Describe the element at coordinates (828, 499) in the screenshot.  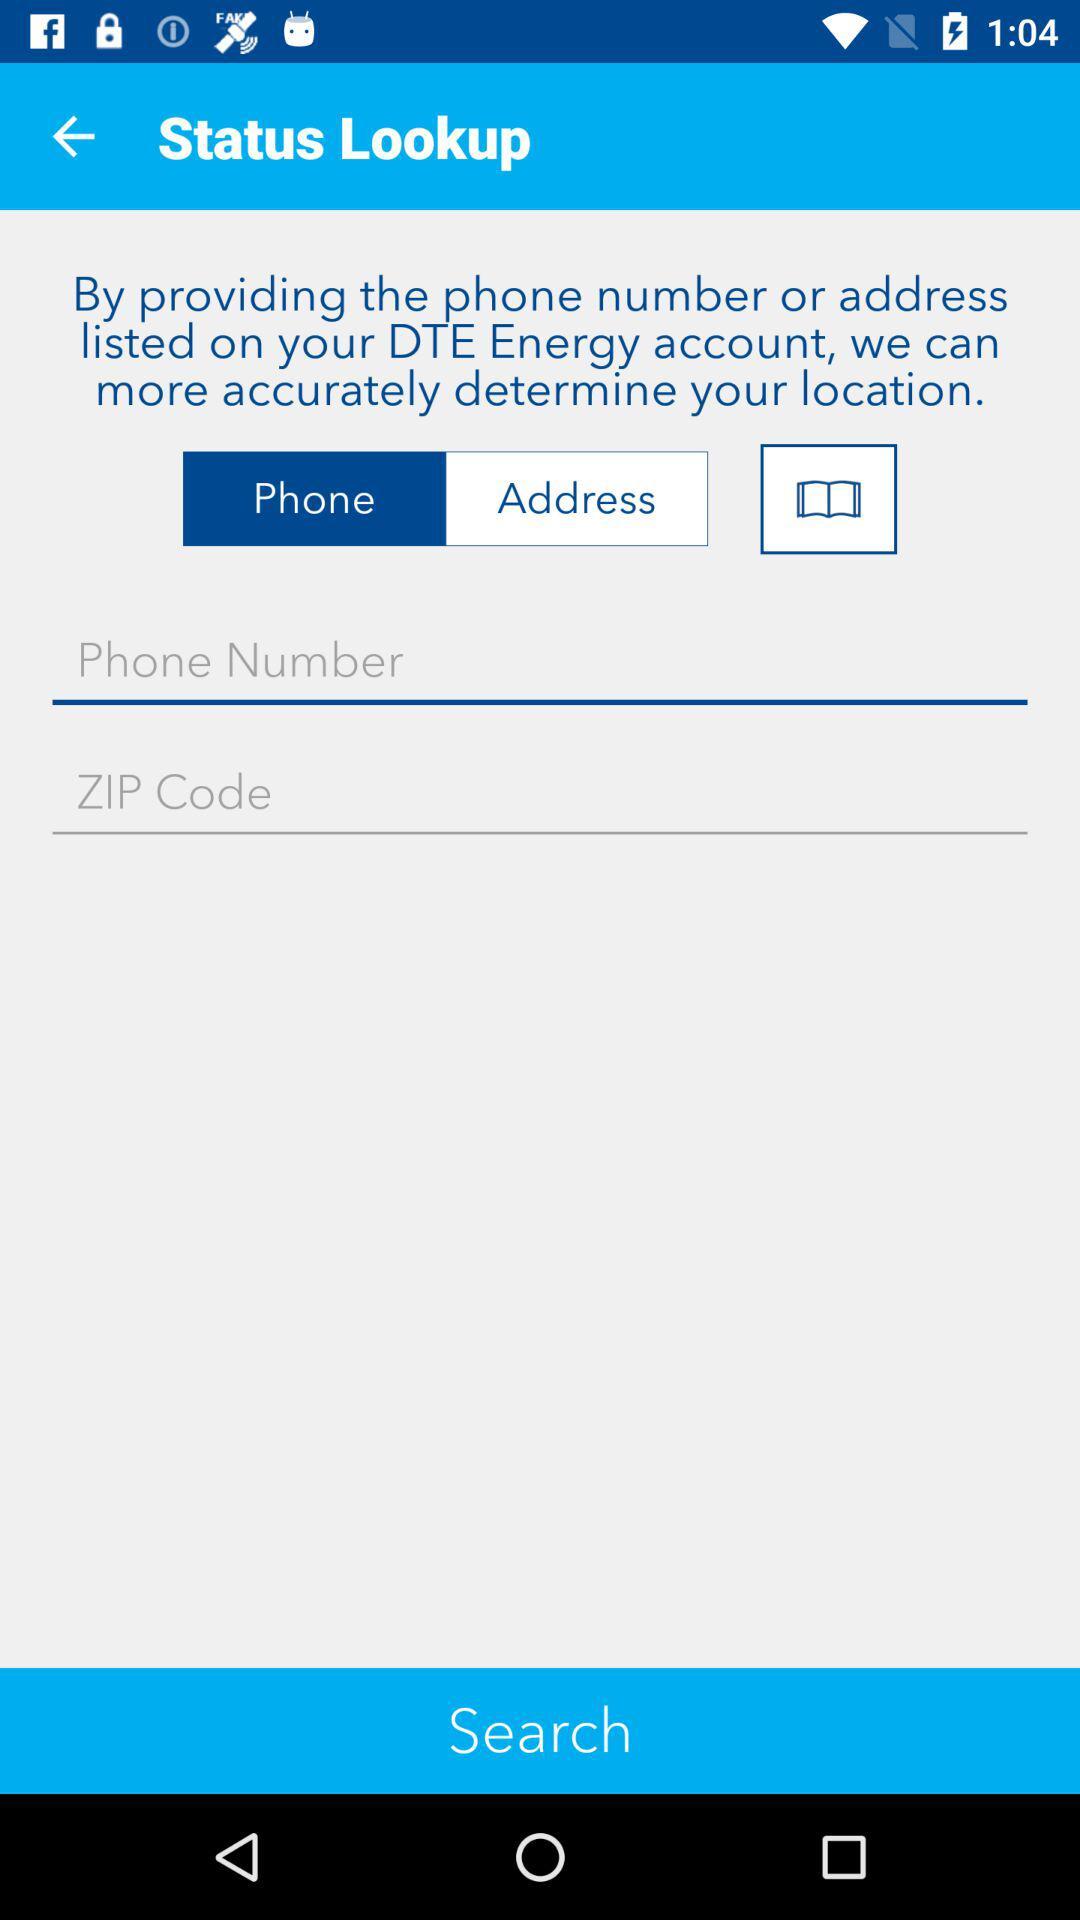
I see `item next to the address item` at that location.